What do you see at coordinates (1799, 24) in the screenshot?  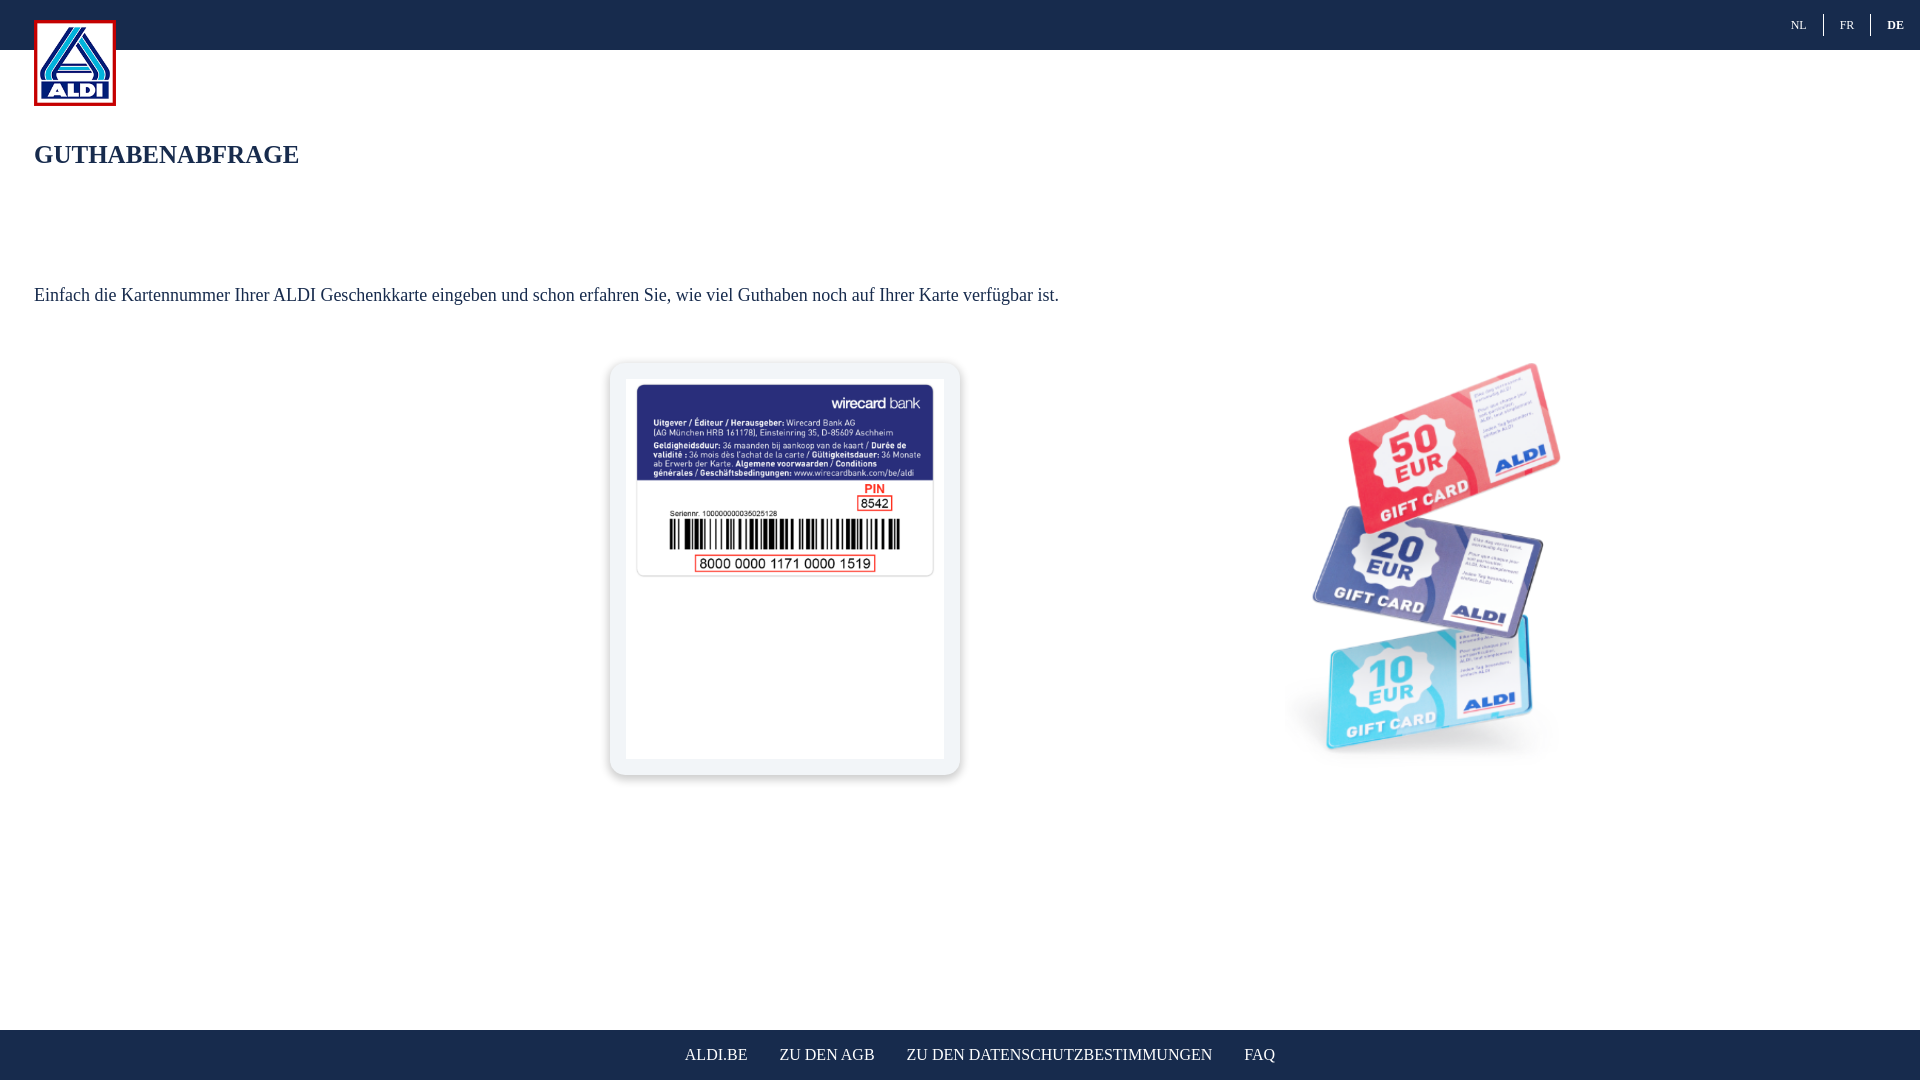 I see `'NL'` at bounding box center [1799, 24].